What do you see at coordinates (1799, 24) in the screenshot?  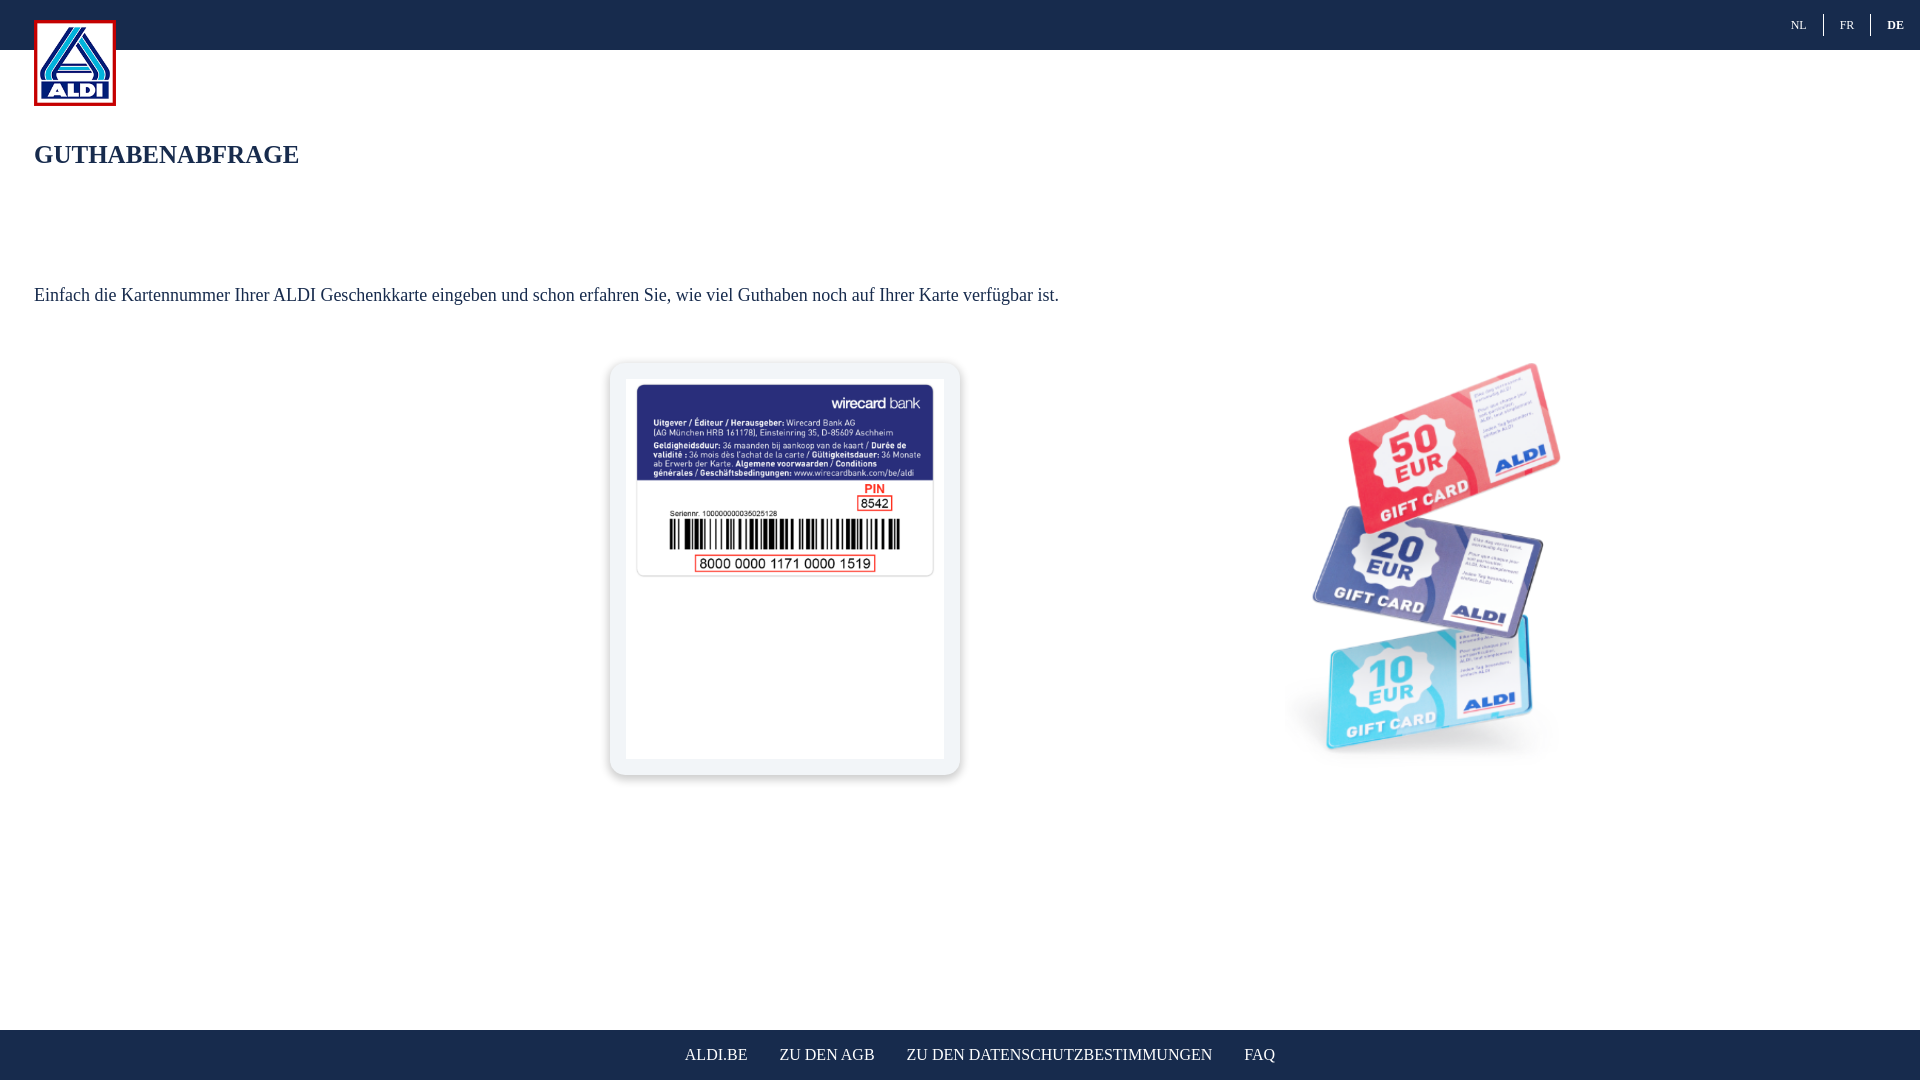 I see `'NL'` at bounding box center [1799, 24].